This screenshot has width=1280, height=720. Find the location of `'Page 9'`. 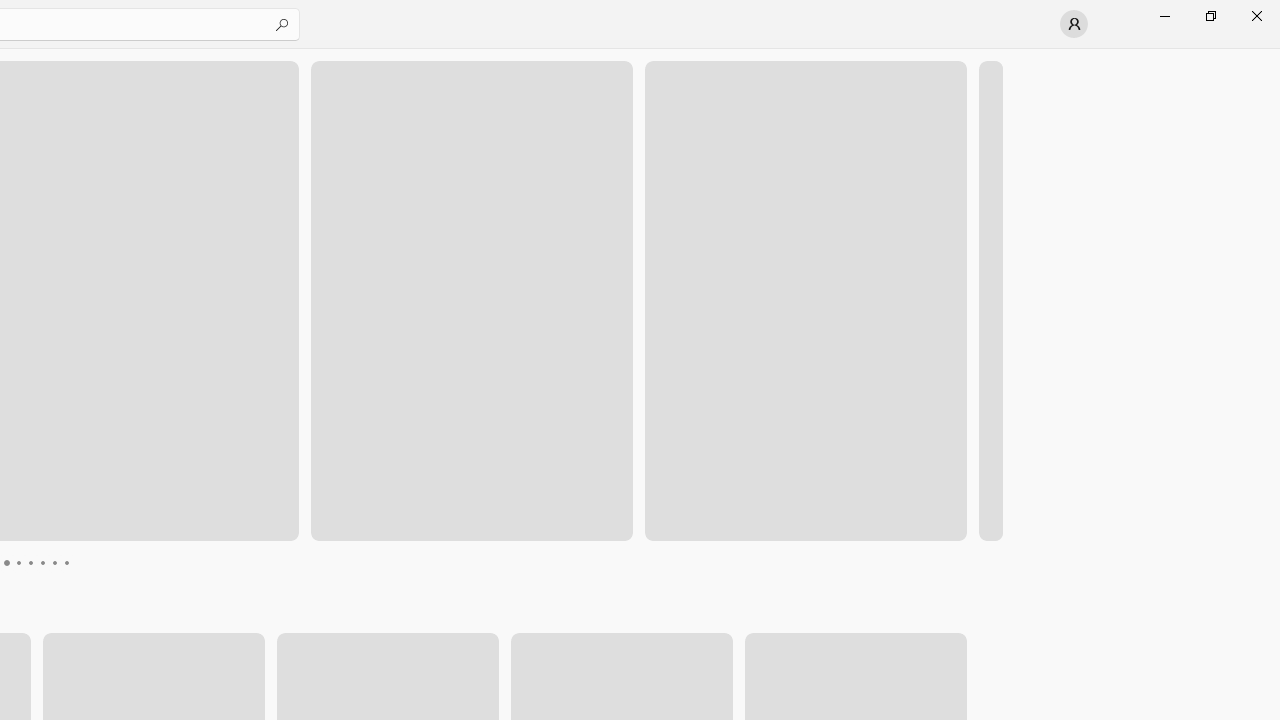

'Page 9' is located at coordinates (78, 563).